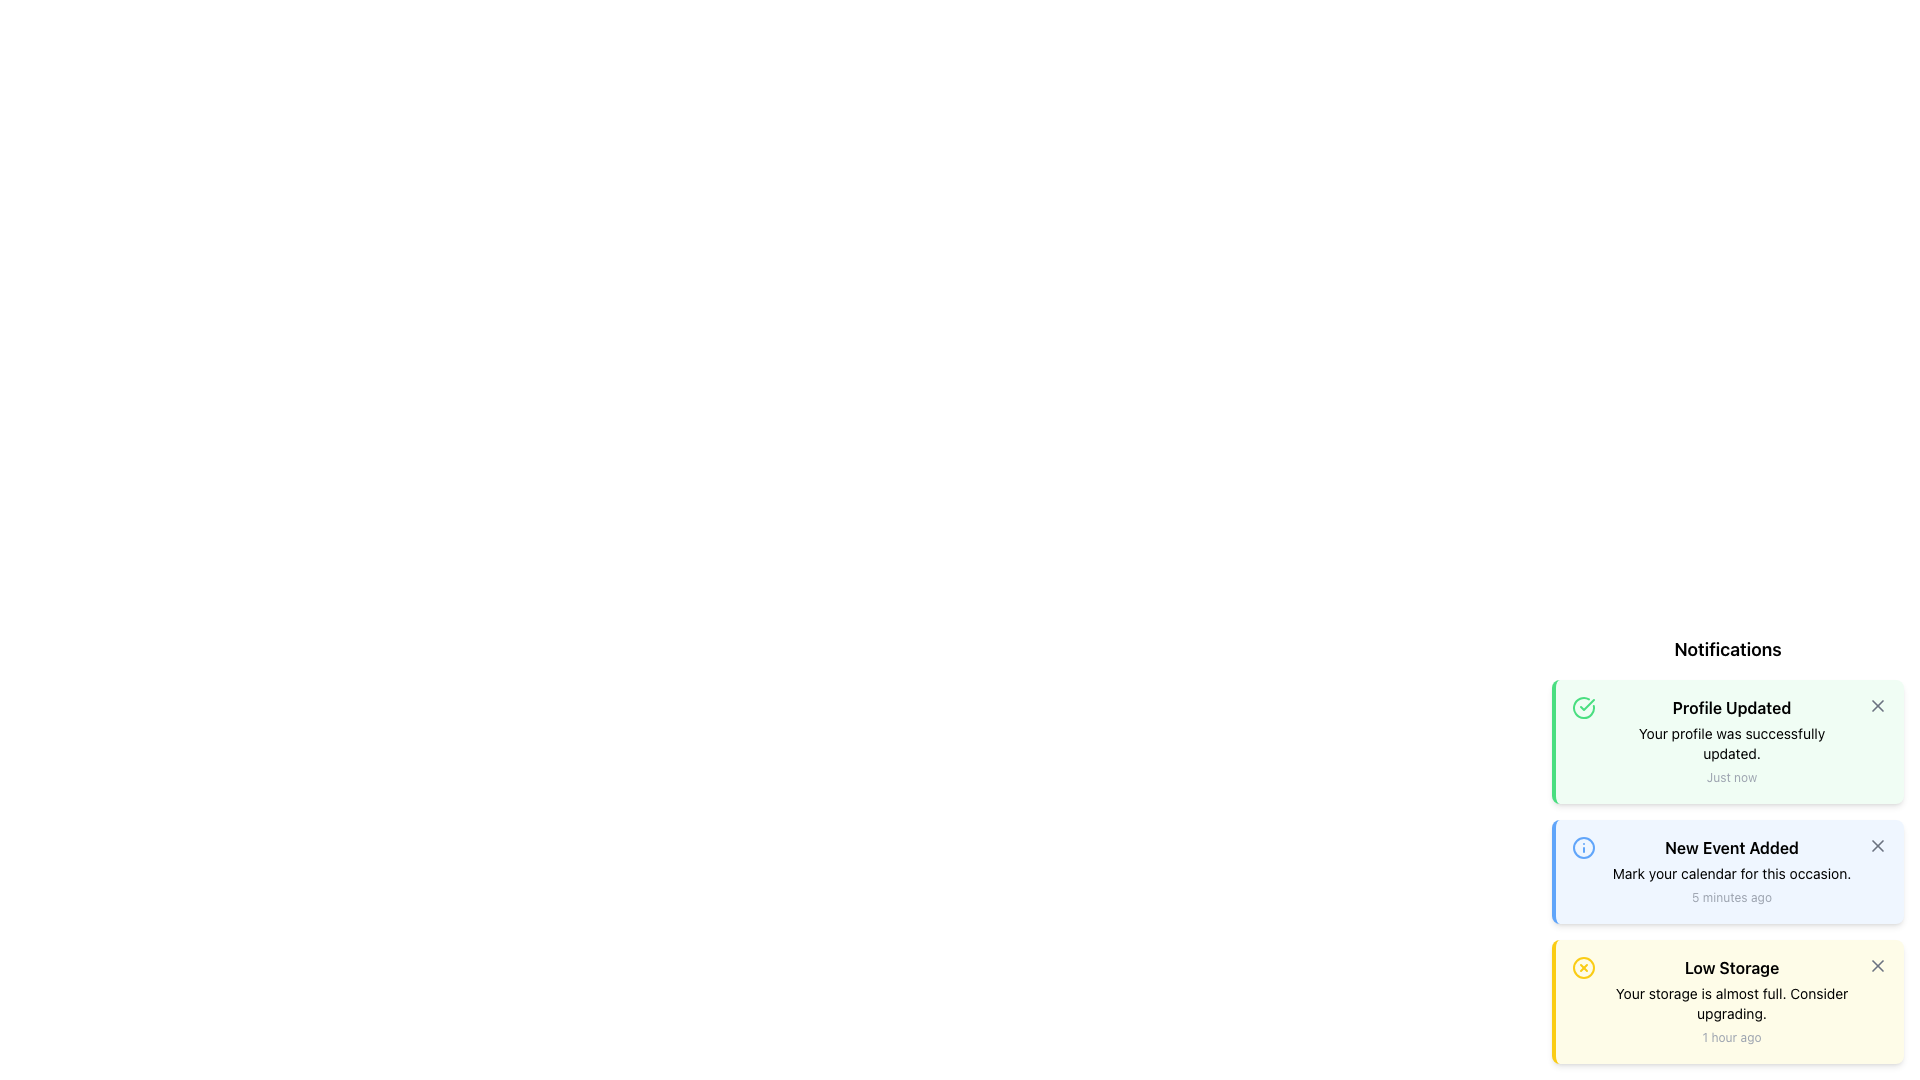 This screenshot has height=1080, width=1920. What do you see at coordinates (1876, 964) in the screenshot?
I see `the dismiss button located in the top-right corner of the 'Low Storage' notification card` at bounding box center [1876, 964].